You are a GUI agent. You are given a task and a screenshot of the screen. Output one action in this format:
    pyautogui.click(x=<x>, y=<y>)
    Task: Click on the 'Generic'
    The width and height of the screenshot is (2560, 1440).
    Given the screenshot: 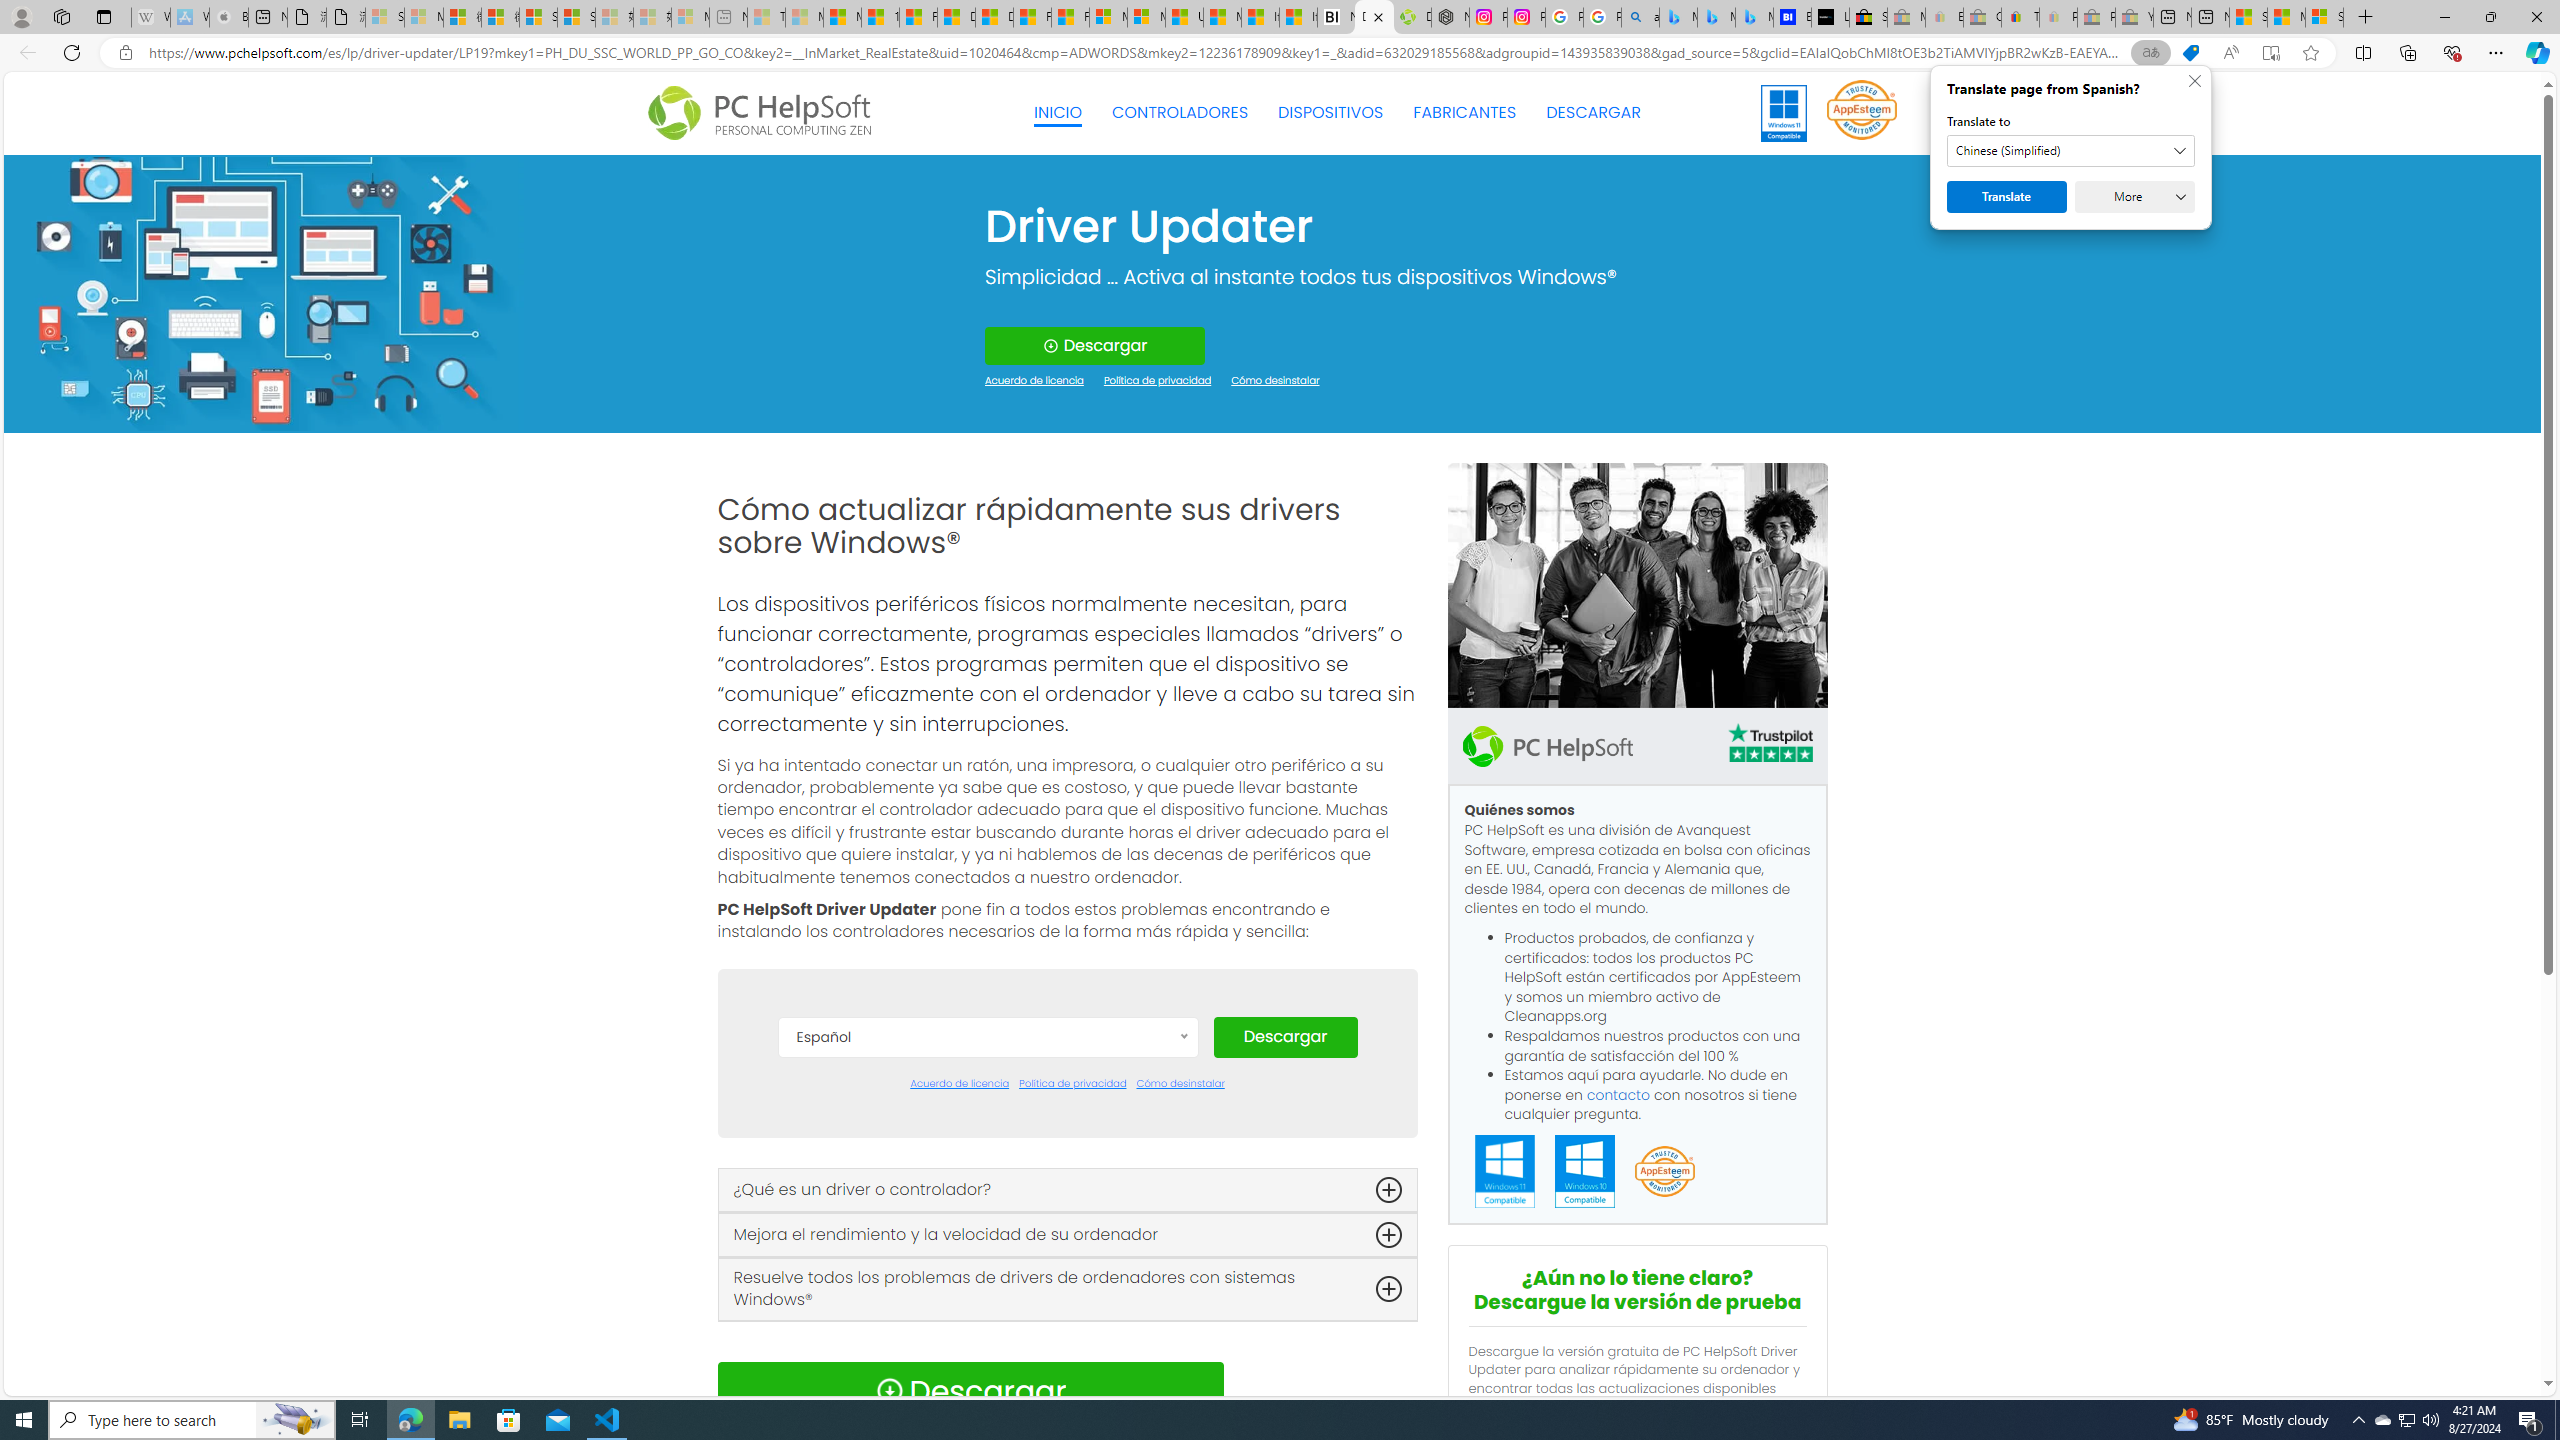 What is the action you would take?
    pyautogui.click(x=264, y=292)
    